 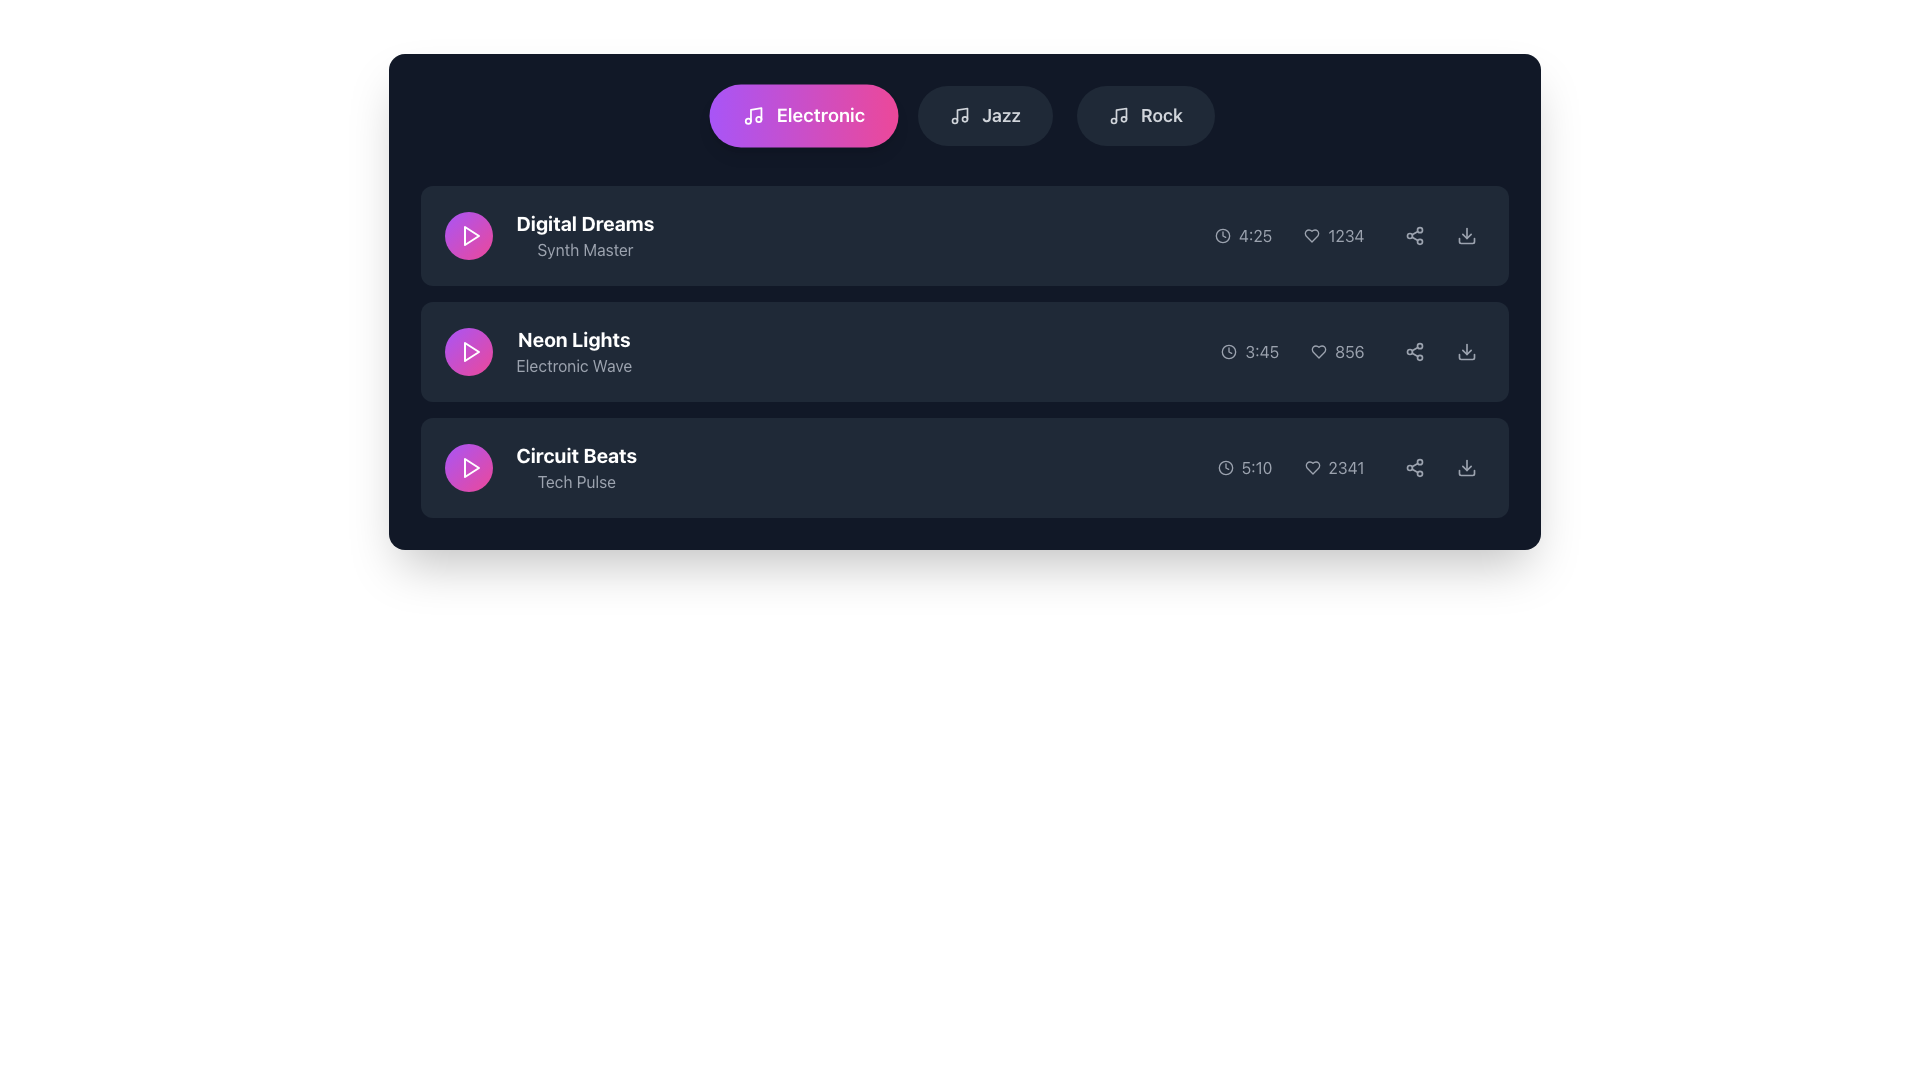 What do you see at coordinates (1466, 234) in the screenshot?
I see `the download button located at the far-right corner of the row containing the track 'Digital Dreams'` at bounding box center [1466, 234].